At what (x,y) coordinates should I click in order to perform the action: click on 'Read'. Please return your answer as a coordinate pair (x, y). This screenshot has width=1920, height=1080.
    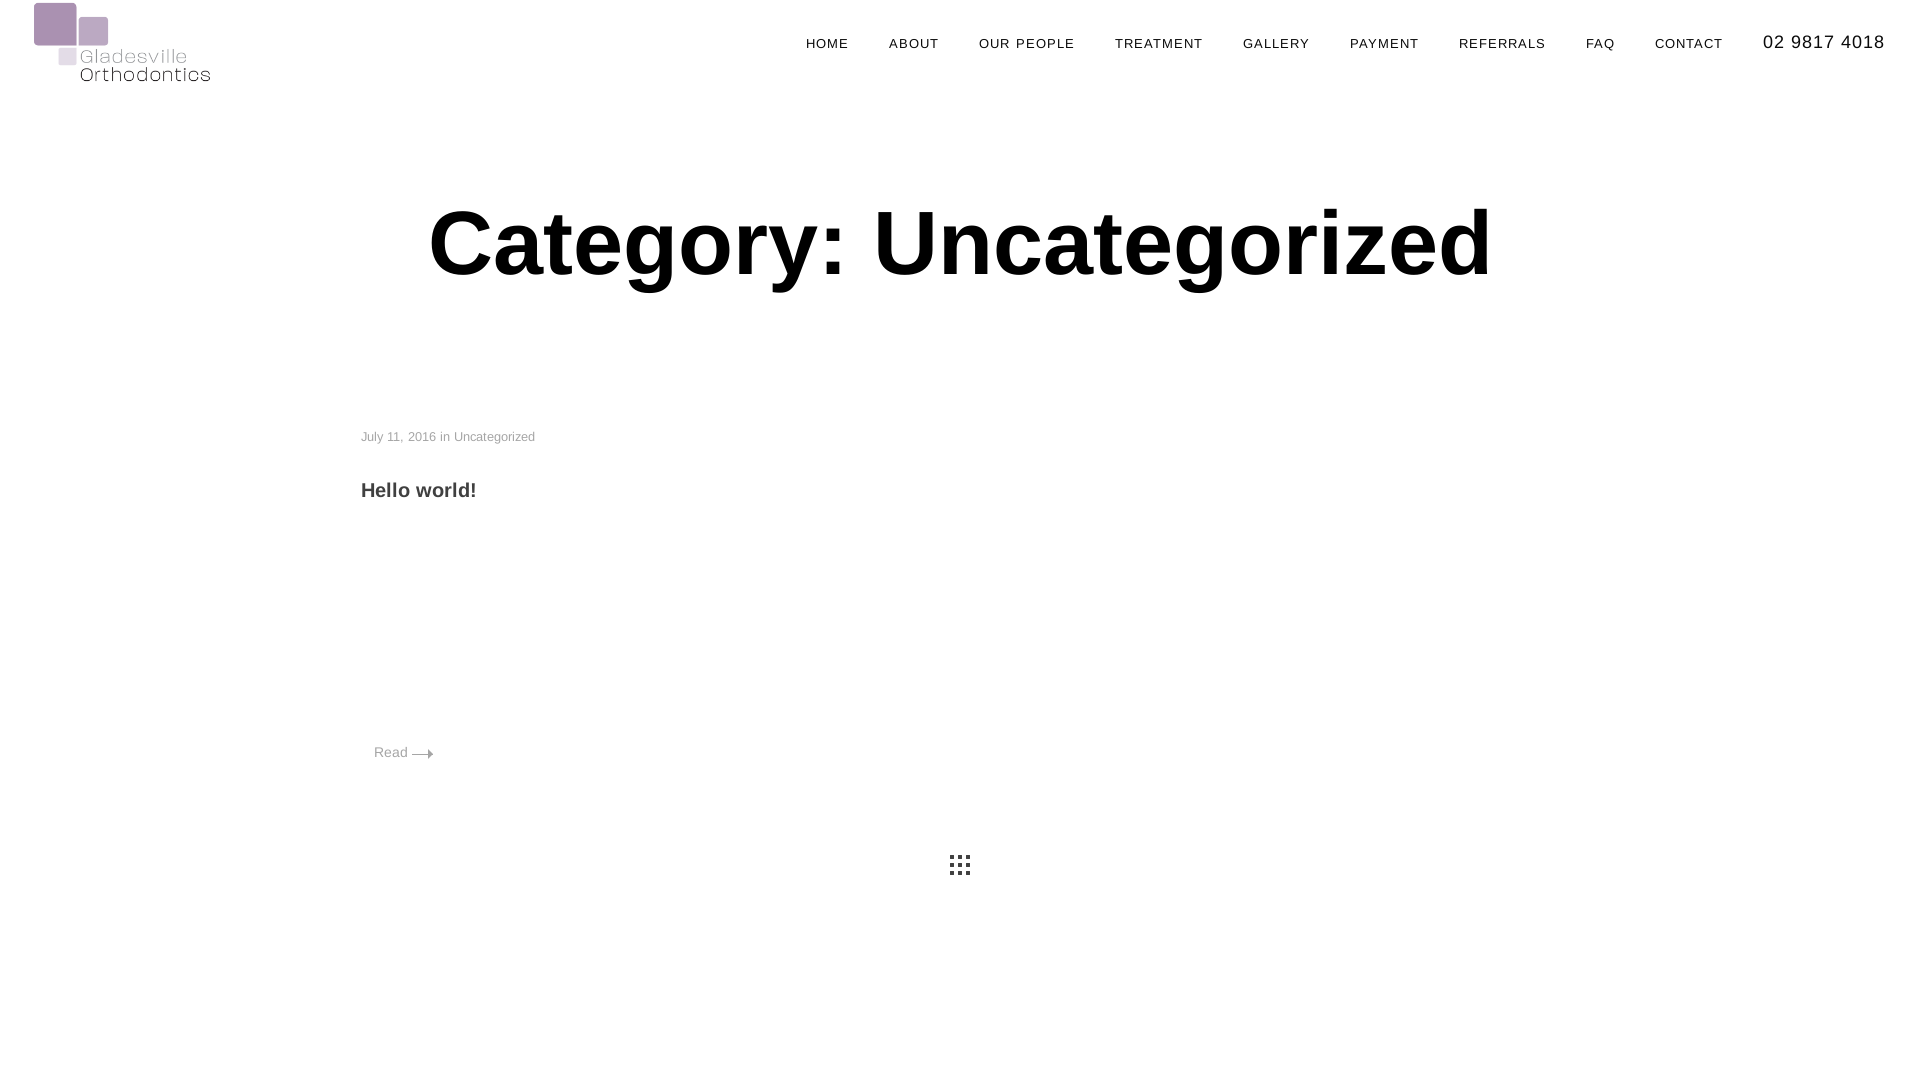
    Looking at the image, I should click on (402, 752).